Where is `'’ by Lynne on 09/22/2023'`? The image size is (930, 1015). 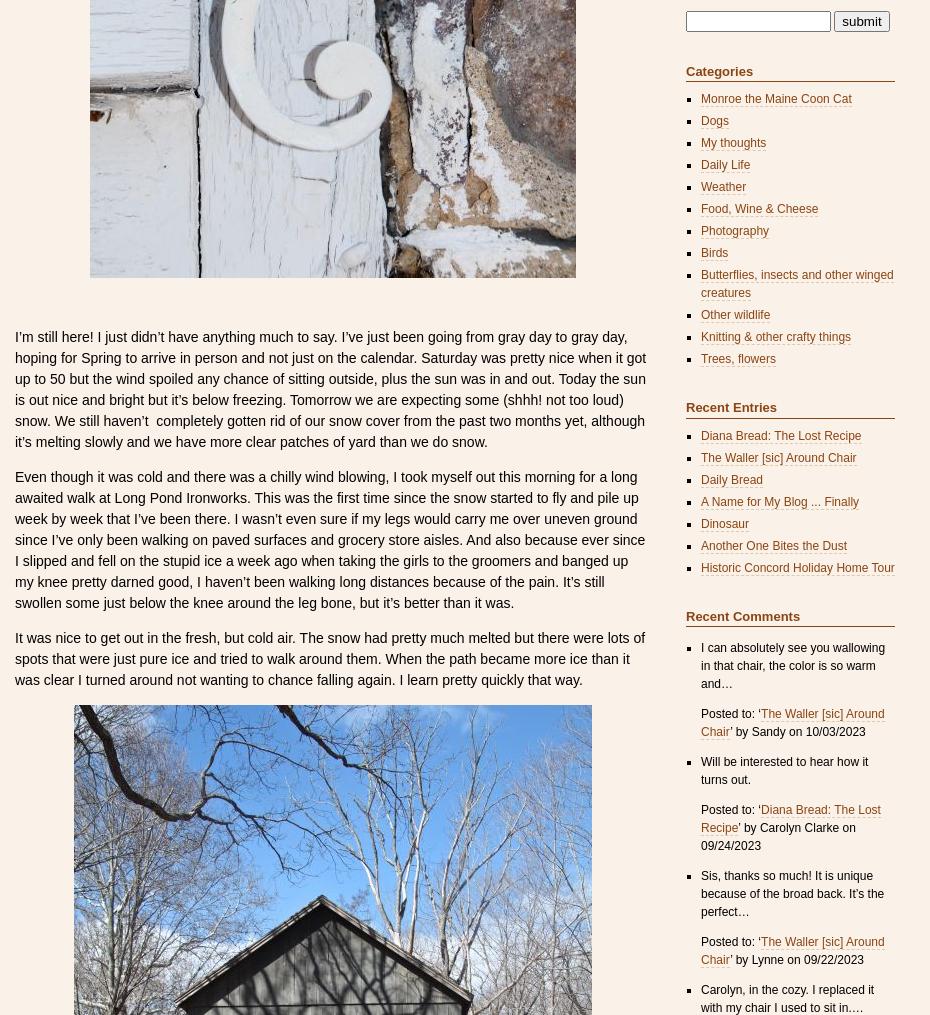 '’ by Lynne on 09/22/2023' is located at coordinates (796, 959).